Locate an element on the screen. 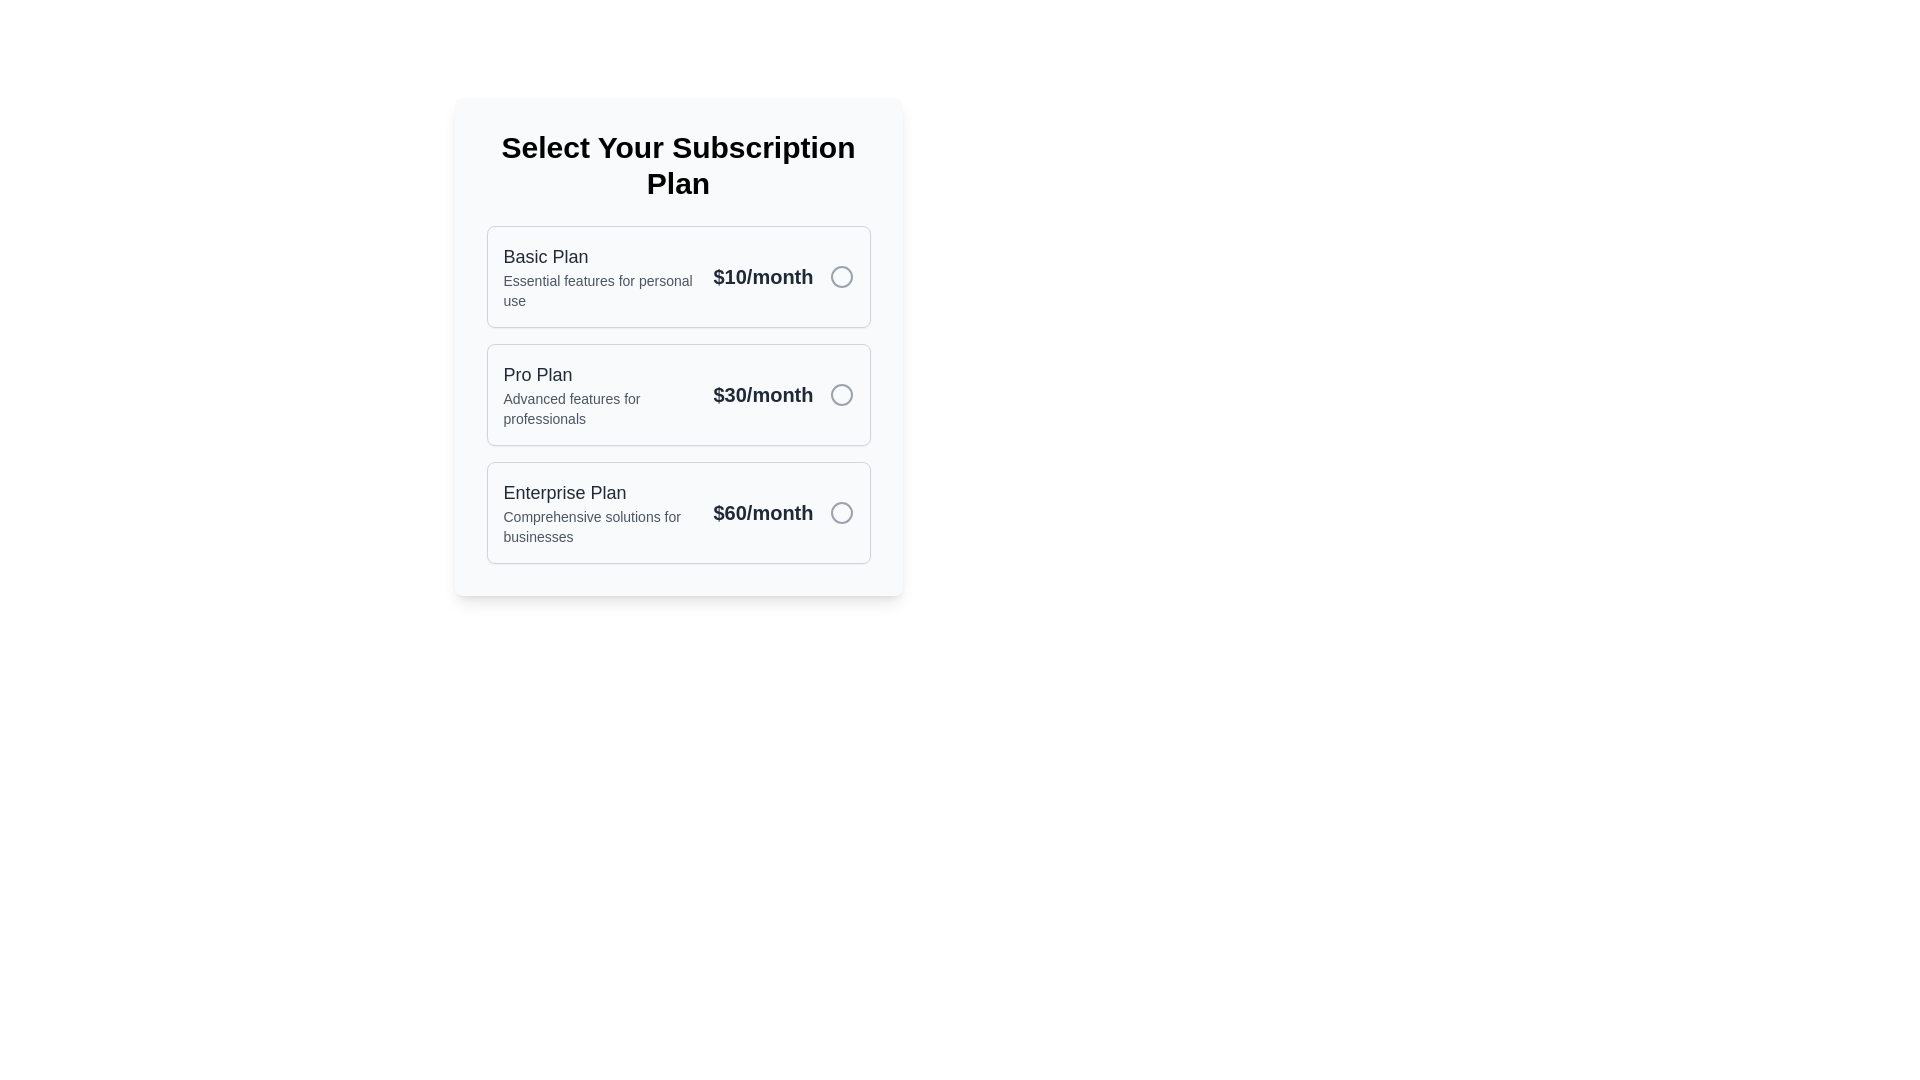 The height and width of the screenshot is (1080, 1920). the descriptive text label for the 'Enterprise Plan' option, which is positioned beneath its header in the subscription plans list is located at coordinates (599, 526).